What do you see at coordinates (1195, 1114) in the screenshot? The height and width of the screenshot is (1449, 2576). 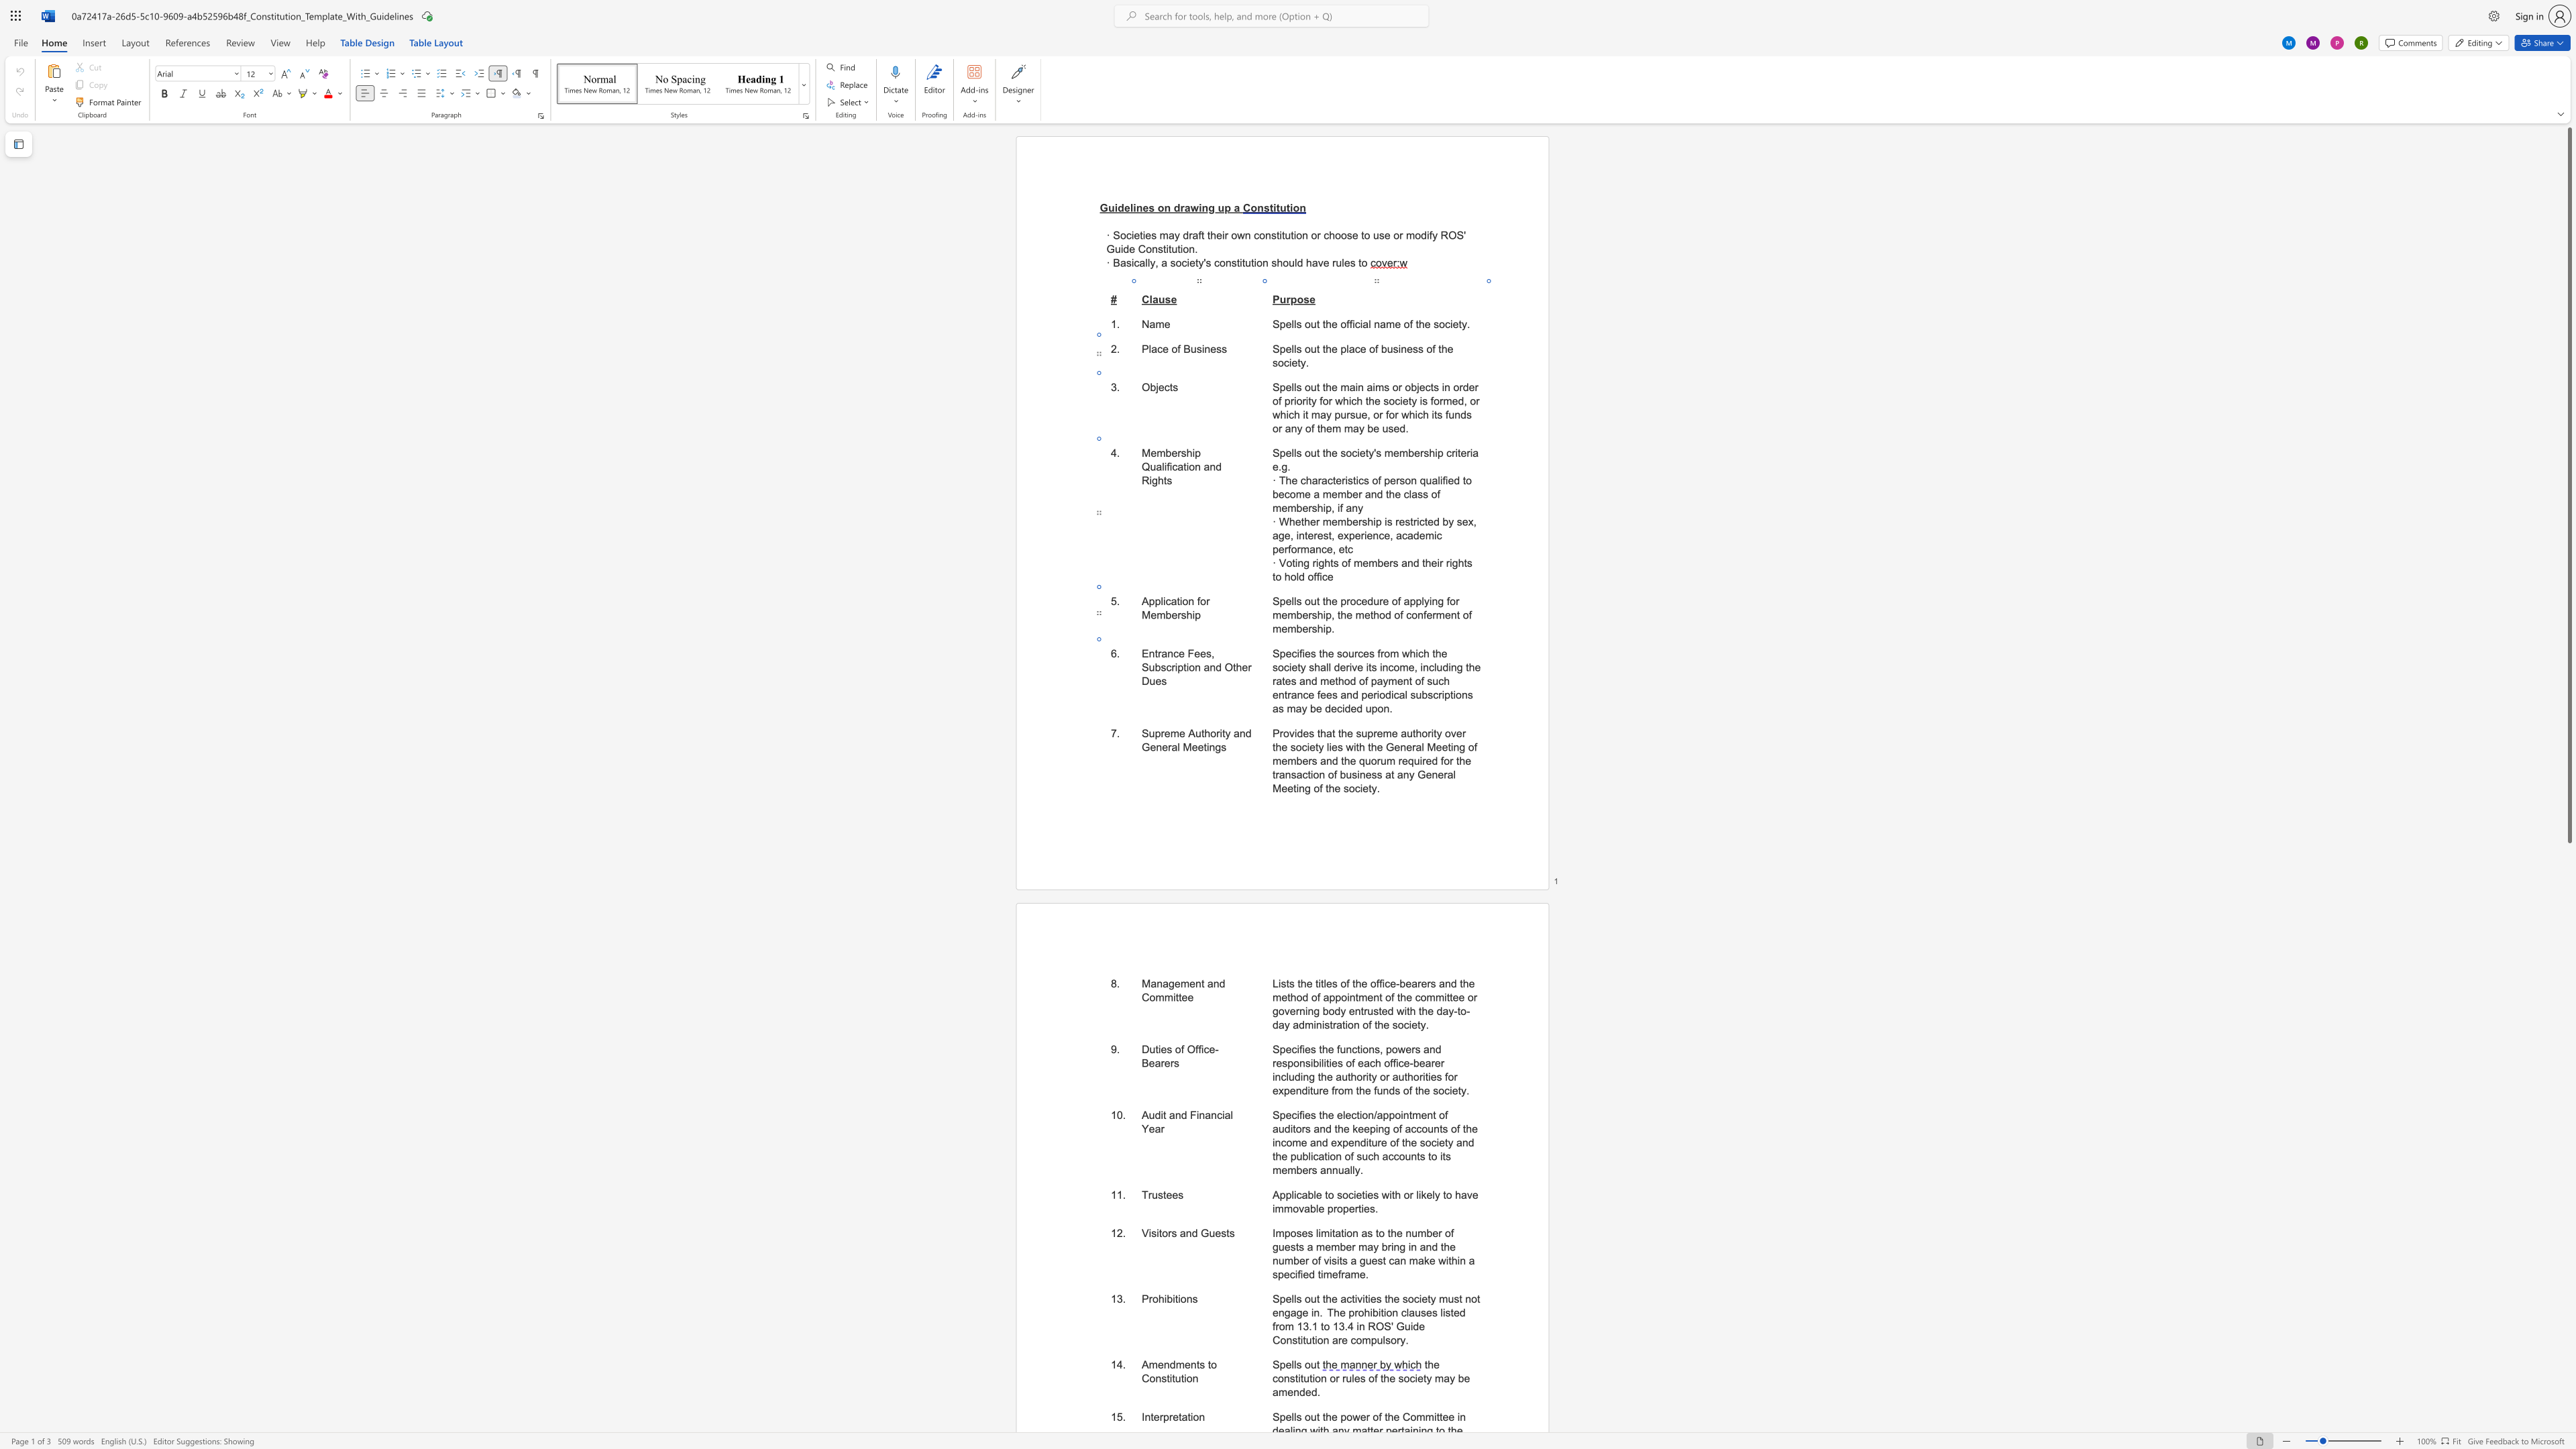 I see `the space between the continuous character "F" and "i" in the text` at bounding box center [1195, 1114].